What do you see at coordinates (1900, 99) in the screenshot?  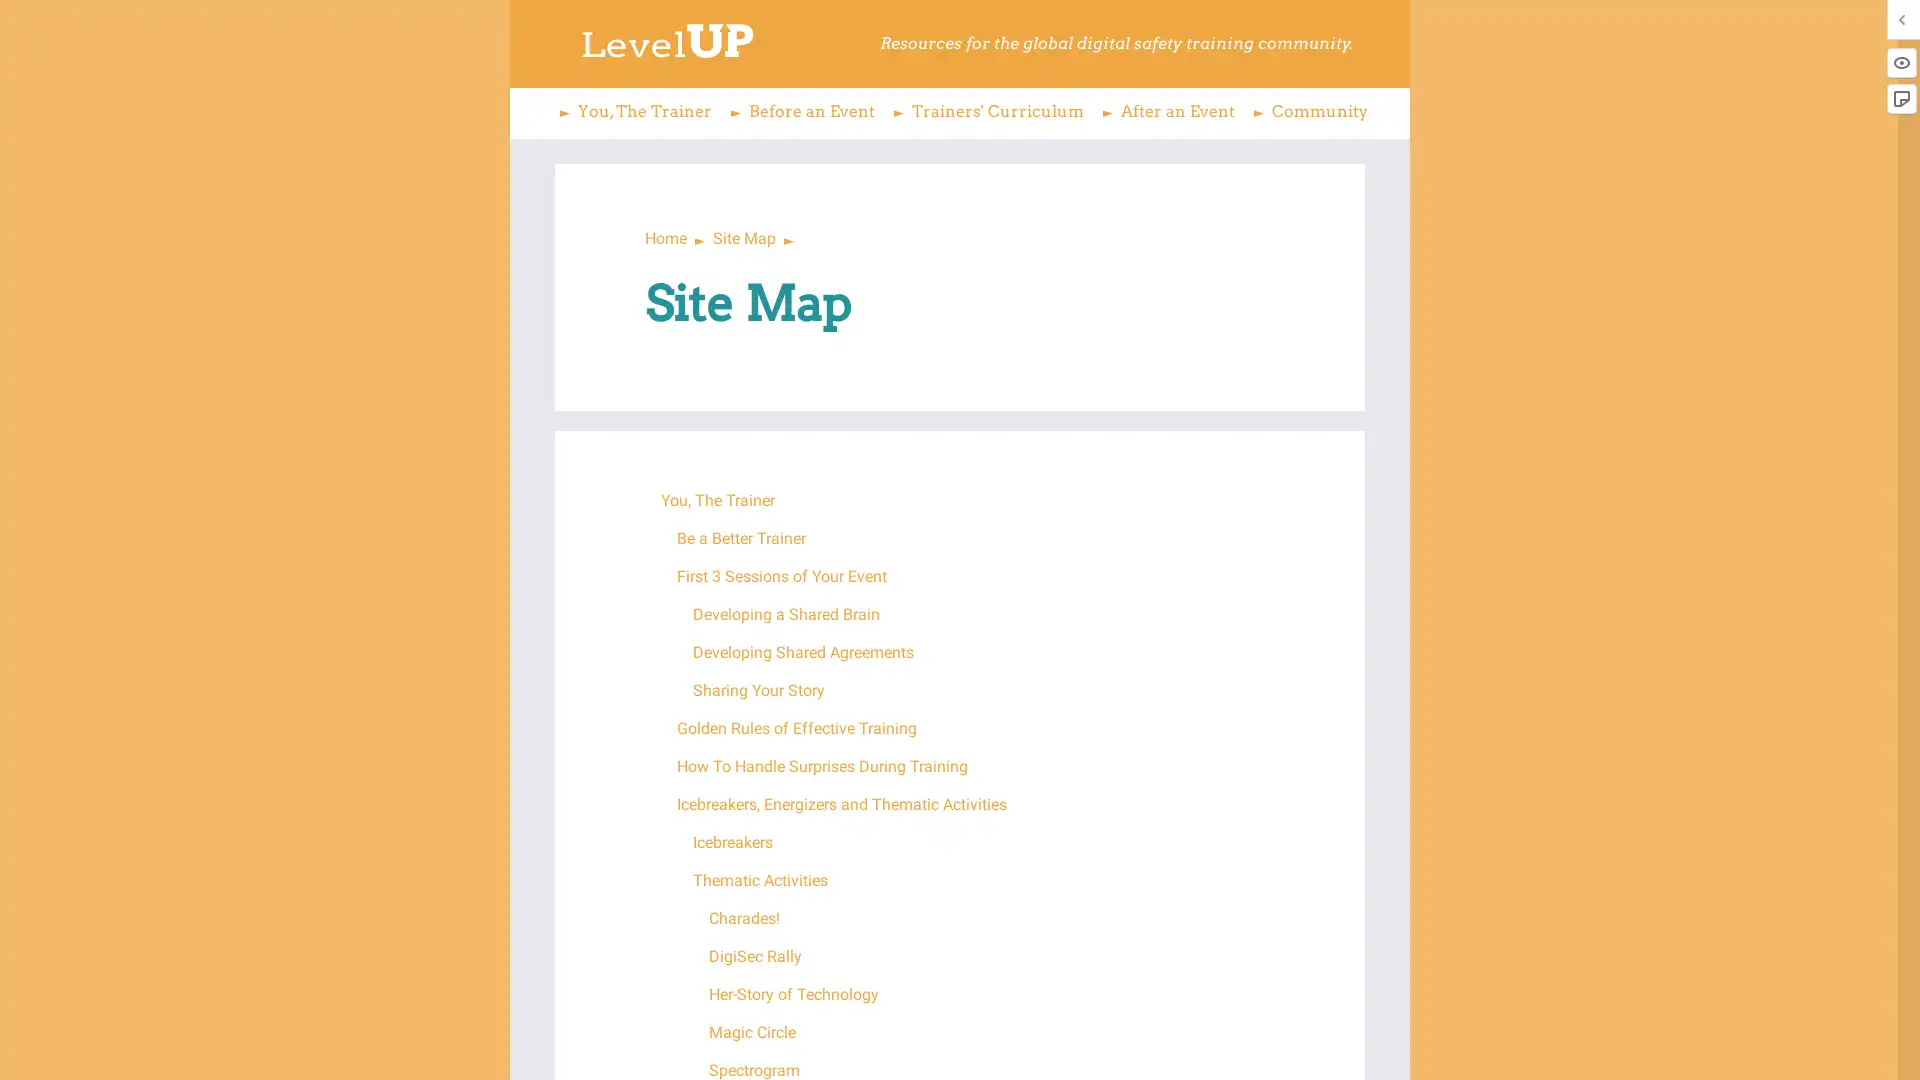 I see `New page note` at bounding box center [1900, 99].